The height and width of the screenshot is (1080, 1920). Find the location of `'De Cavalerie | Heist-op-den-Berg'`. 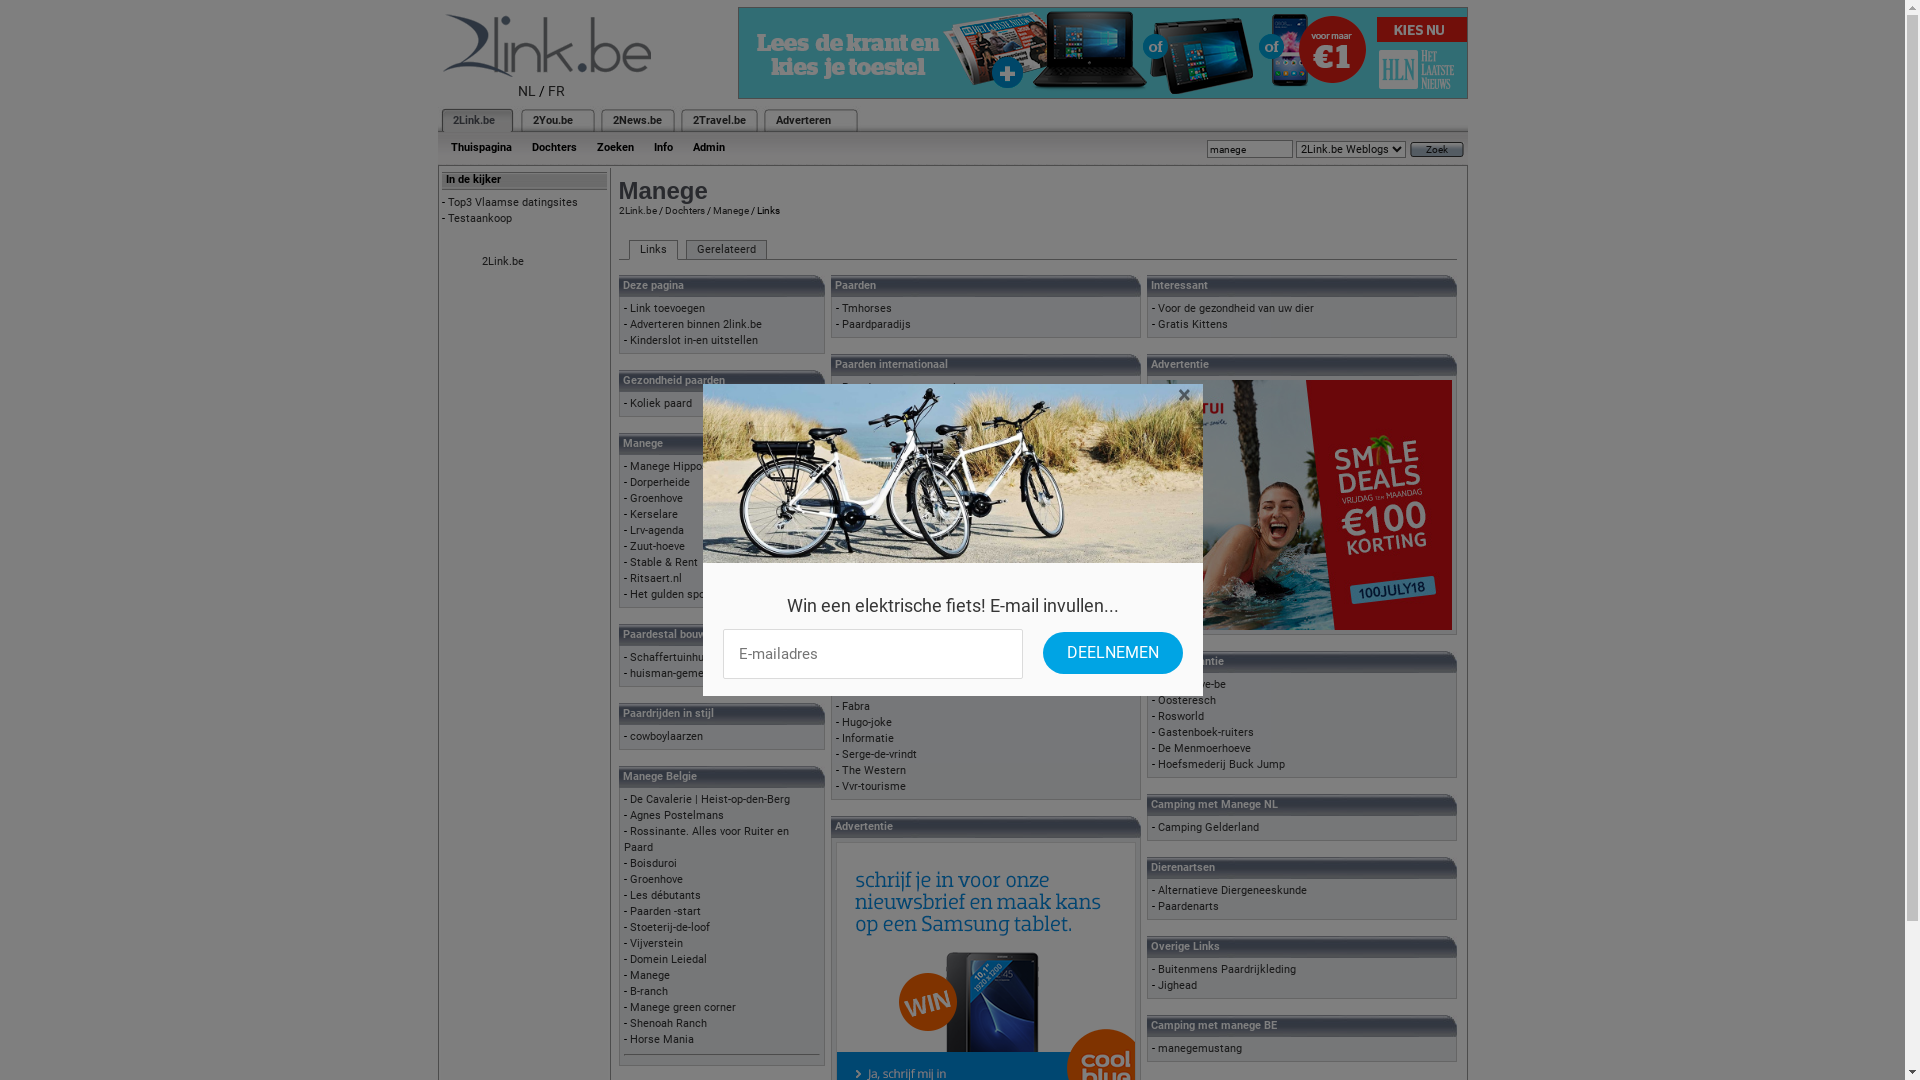

'De Cavalerie | Heist-op-den-Berg' is located at coordinates (710, 798).